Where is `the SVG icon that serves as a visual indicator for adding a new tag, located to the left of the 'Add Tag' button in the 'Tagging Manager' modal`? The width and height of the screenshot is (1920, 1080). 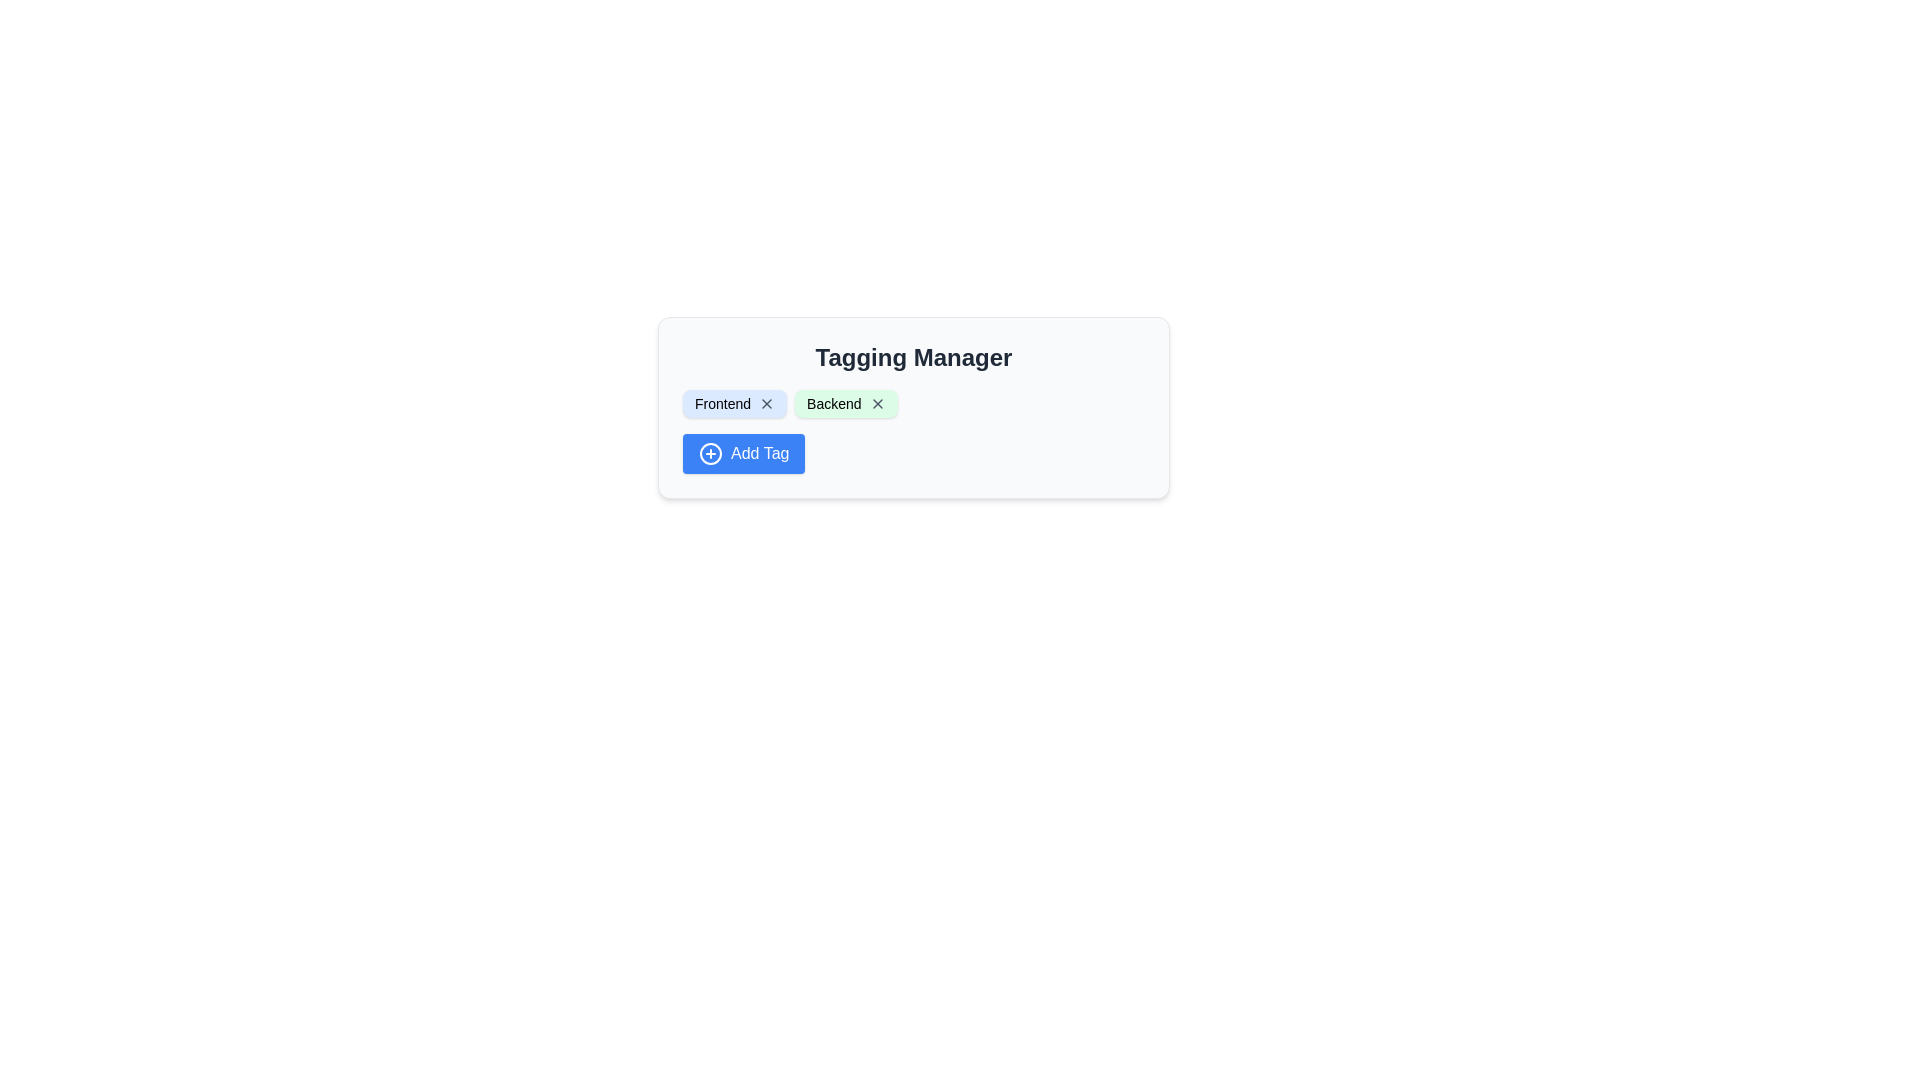
the SVG icon that serves as a visual indicator for adding a new tag, located to the left of the 'Add Tag' button in the 'Tagging Manager' modal is located at coordinates (710, 454).